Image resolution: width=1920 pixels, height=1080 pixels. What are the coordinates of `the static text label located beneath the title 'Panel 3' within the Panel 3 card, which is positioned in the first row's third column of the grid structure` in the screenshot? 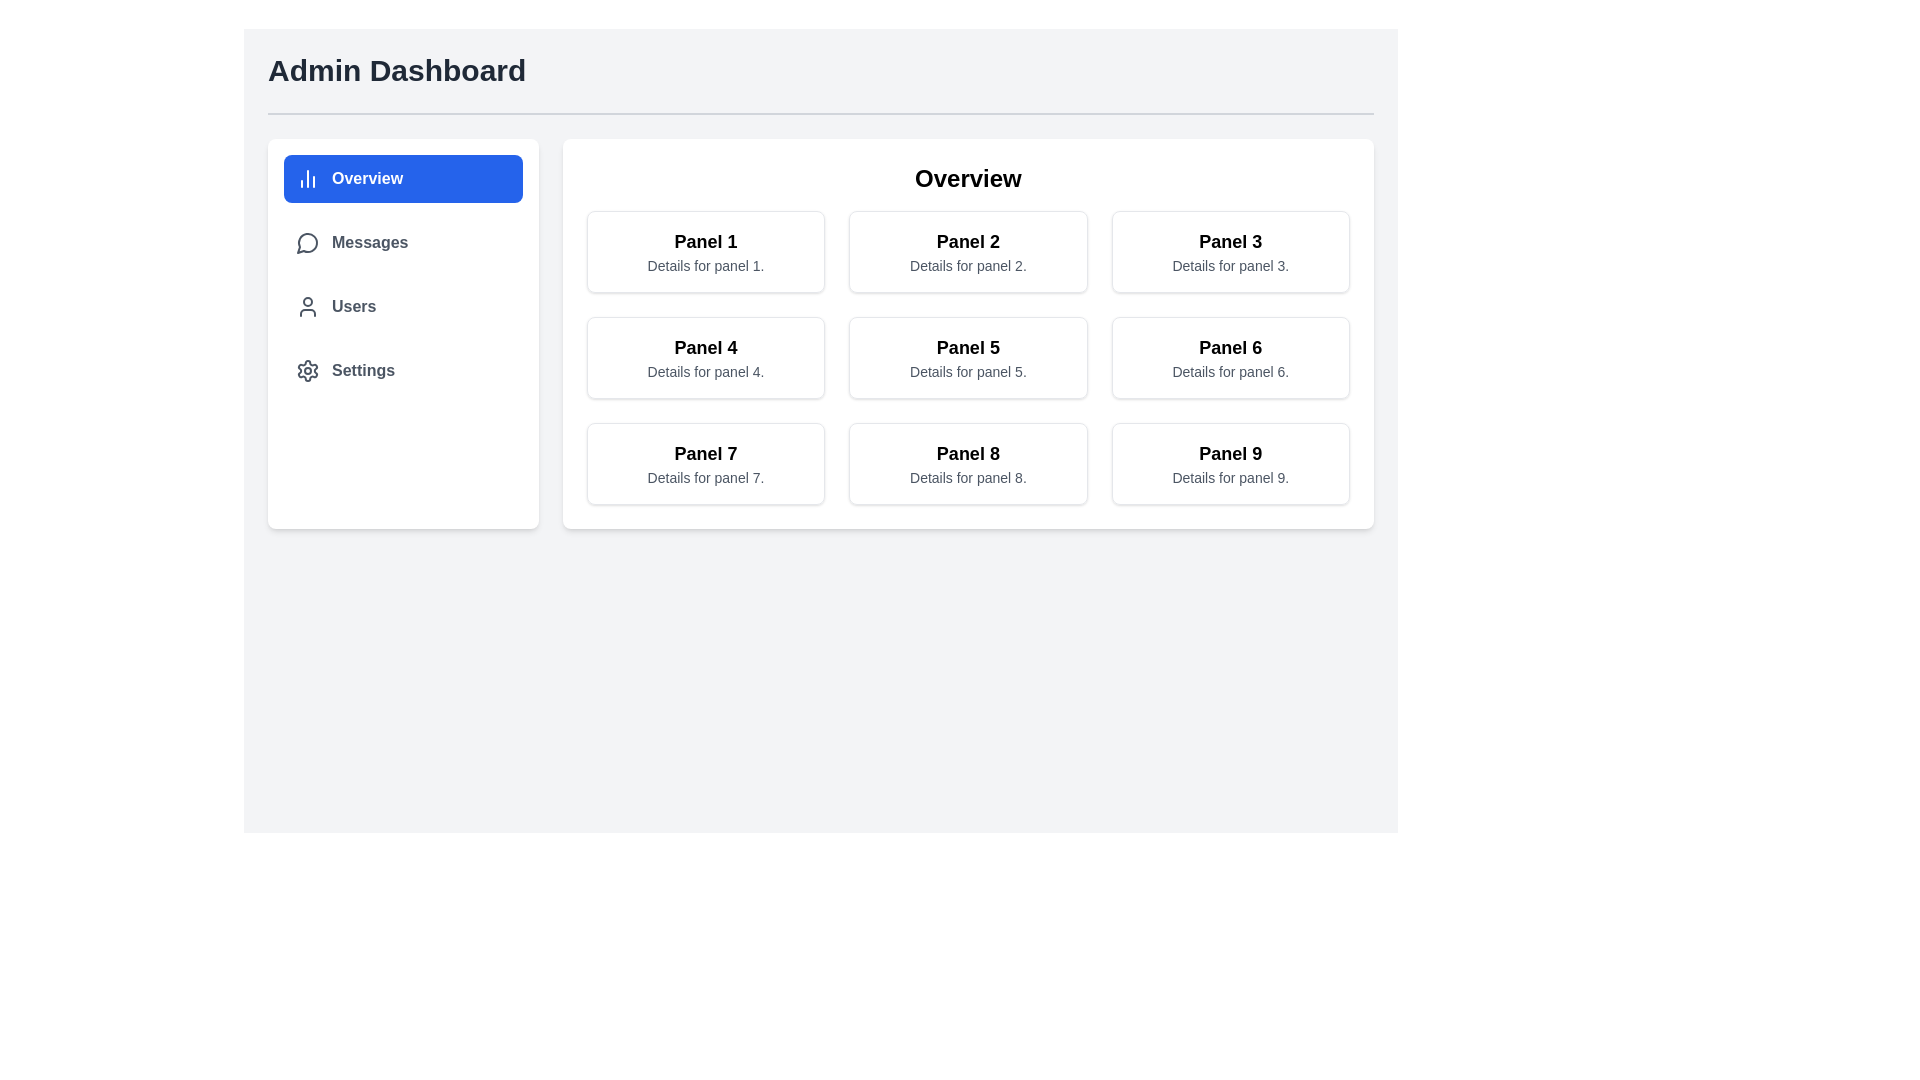 It's located at (1229, 265).